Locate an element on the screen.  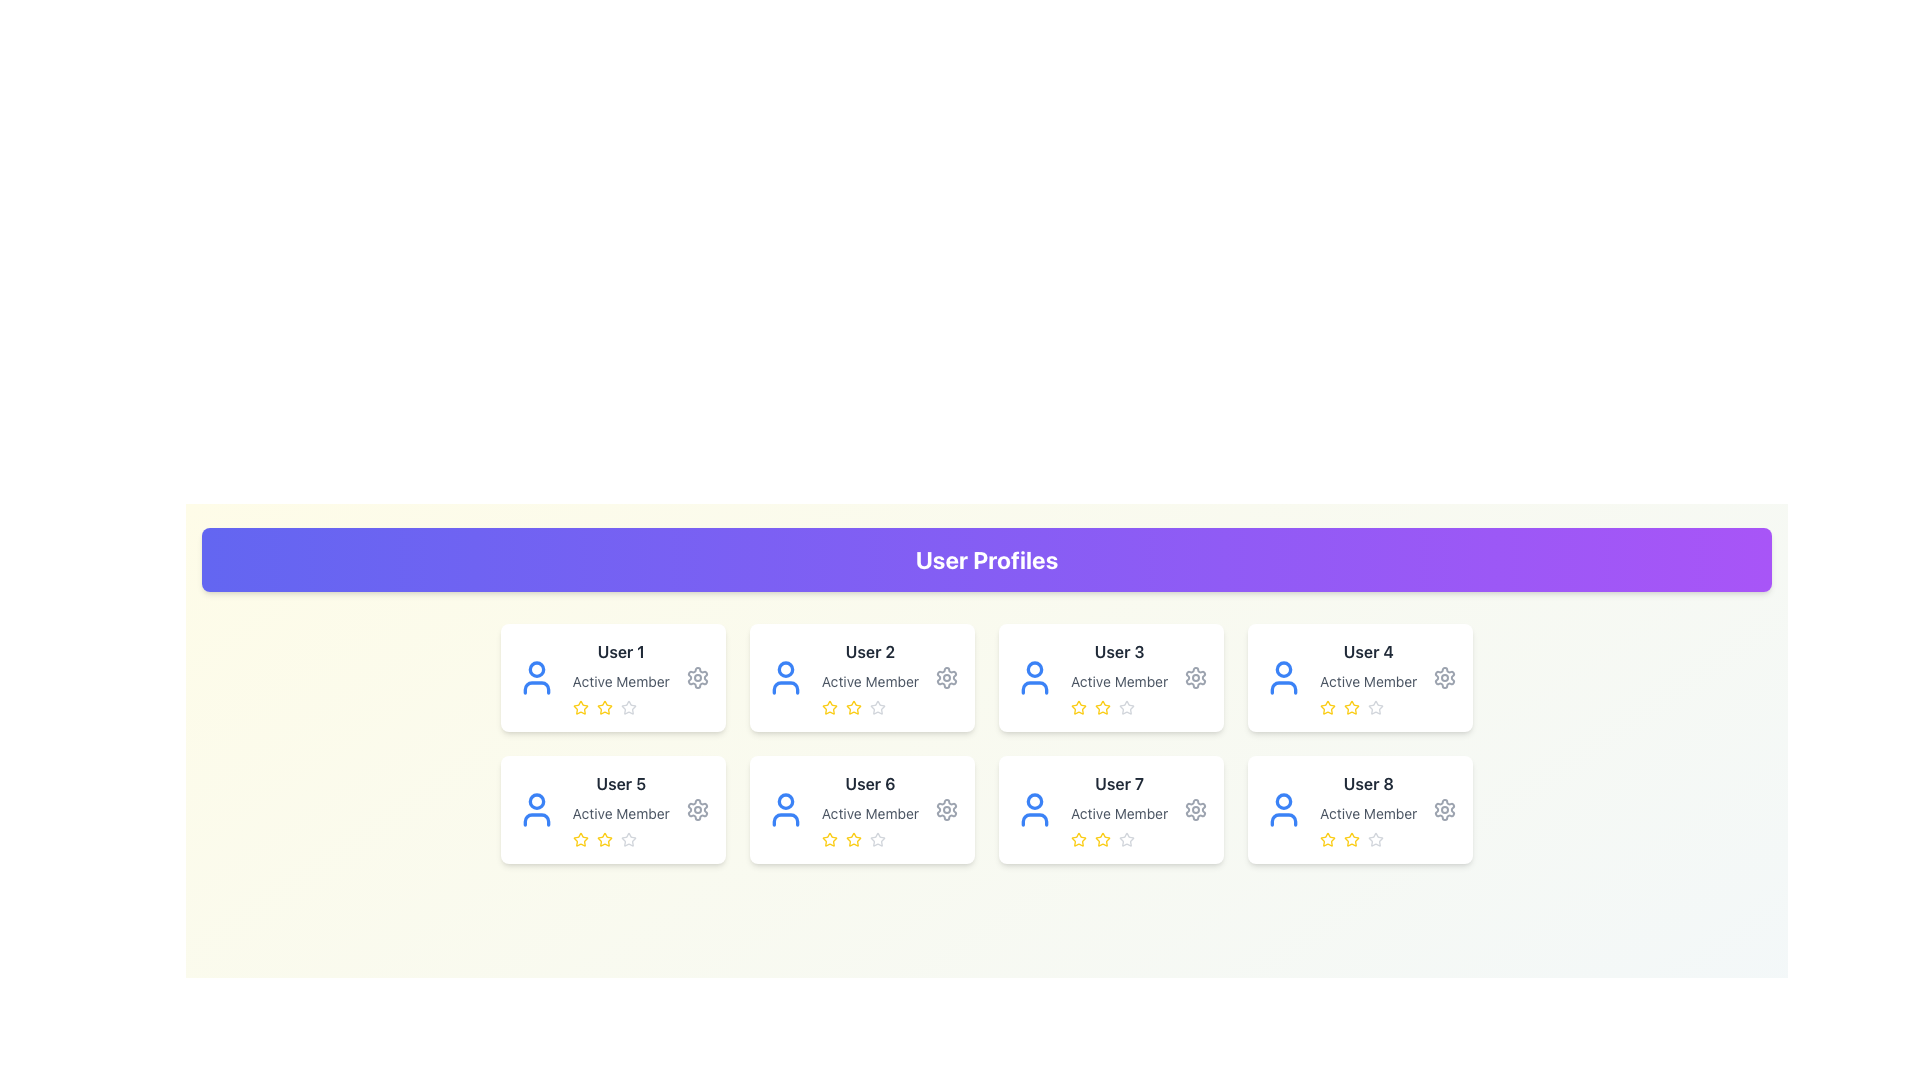
the Gear icon button located at the top-right edge of the 'User 2 - Active Member' profile card is located at coordinates (945, 677).